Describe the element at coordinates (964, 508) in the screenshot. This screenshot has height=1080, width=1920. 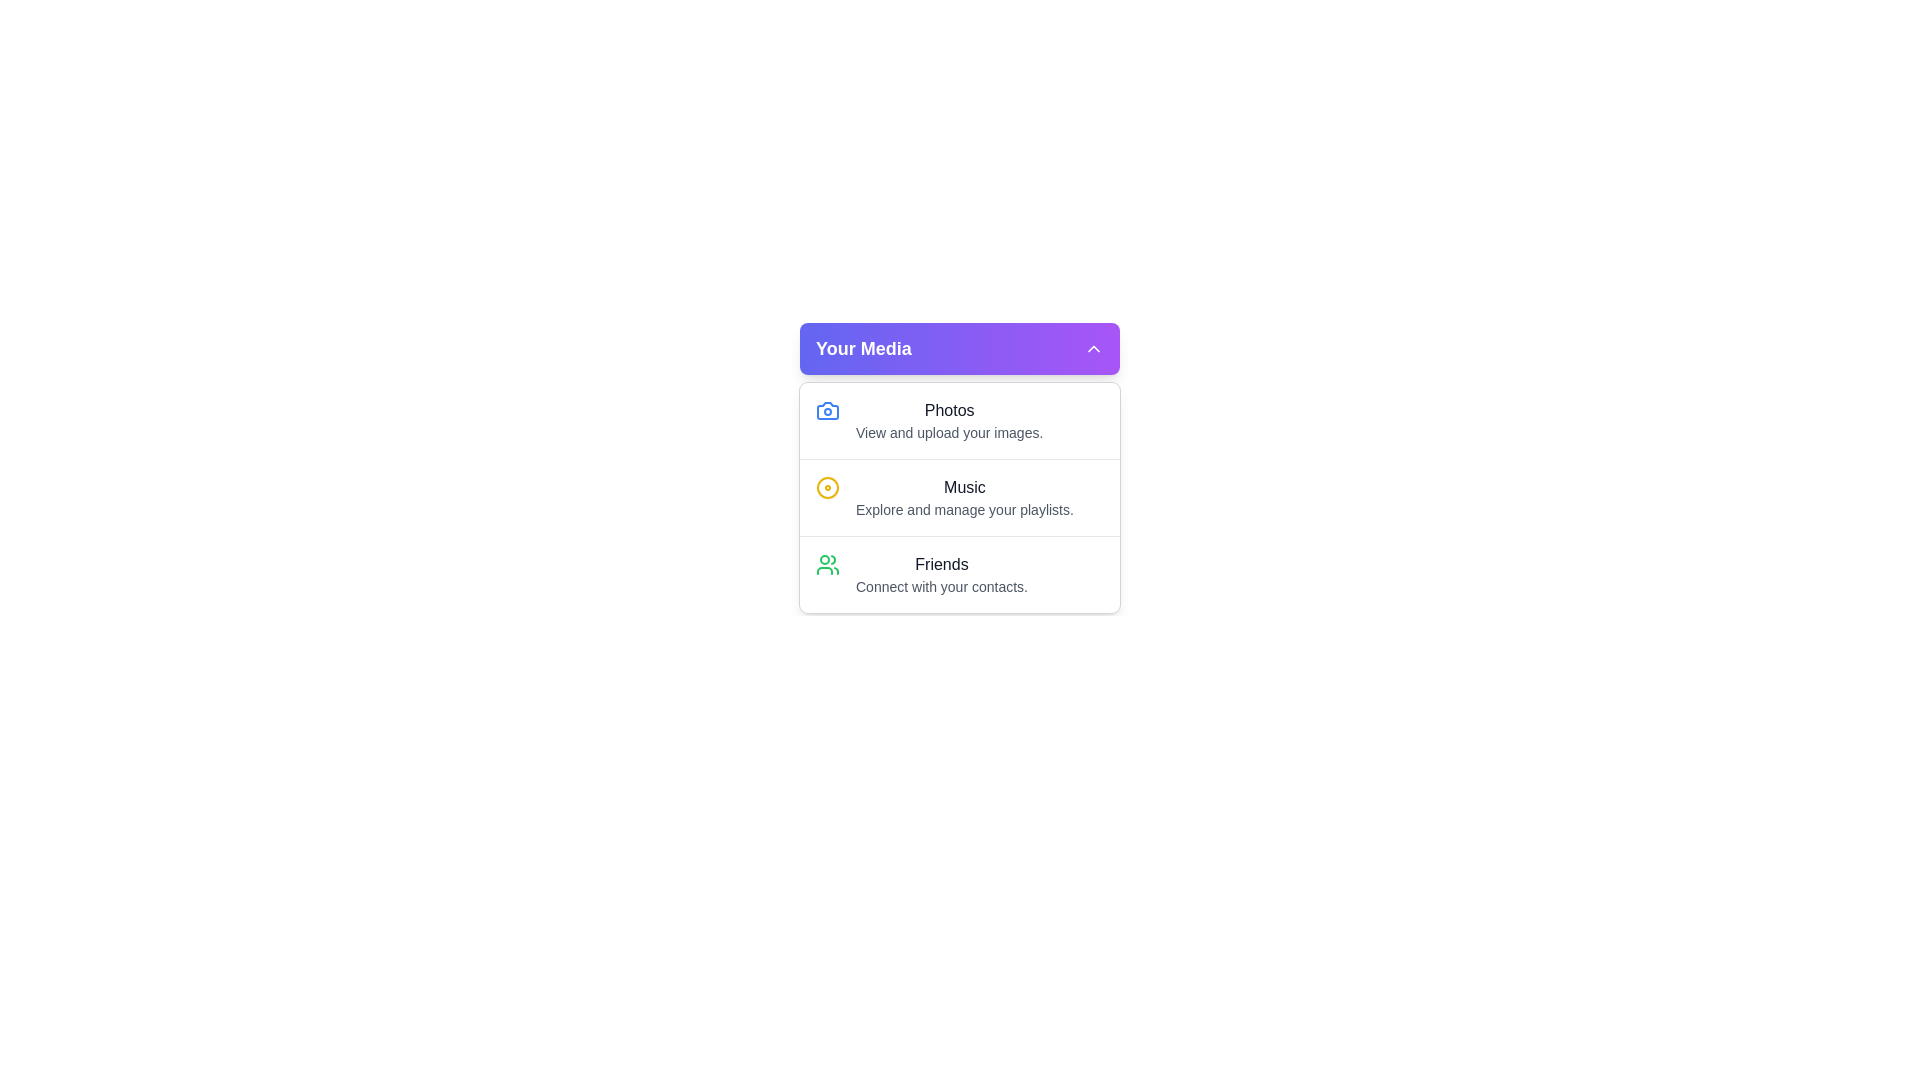
I see `the static text displaying 'Explore and manage your playlists.' which is located below the 'Music' heading in the middle section of the vertical list` at that location.